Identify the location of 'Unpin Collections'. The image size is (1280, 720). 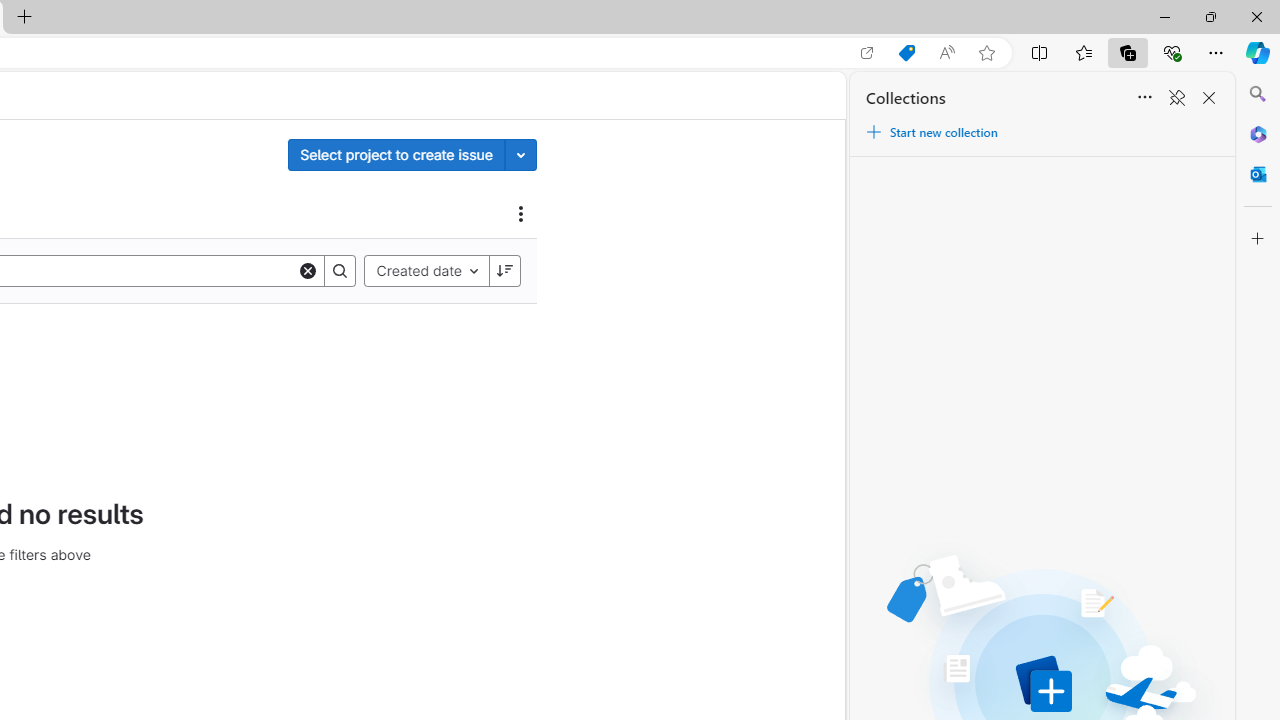
(1176, 98).